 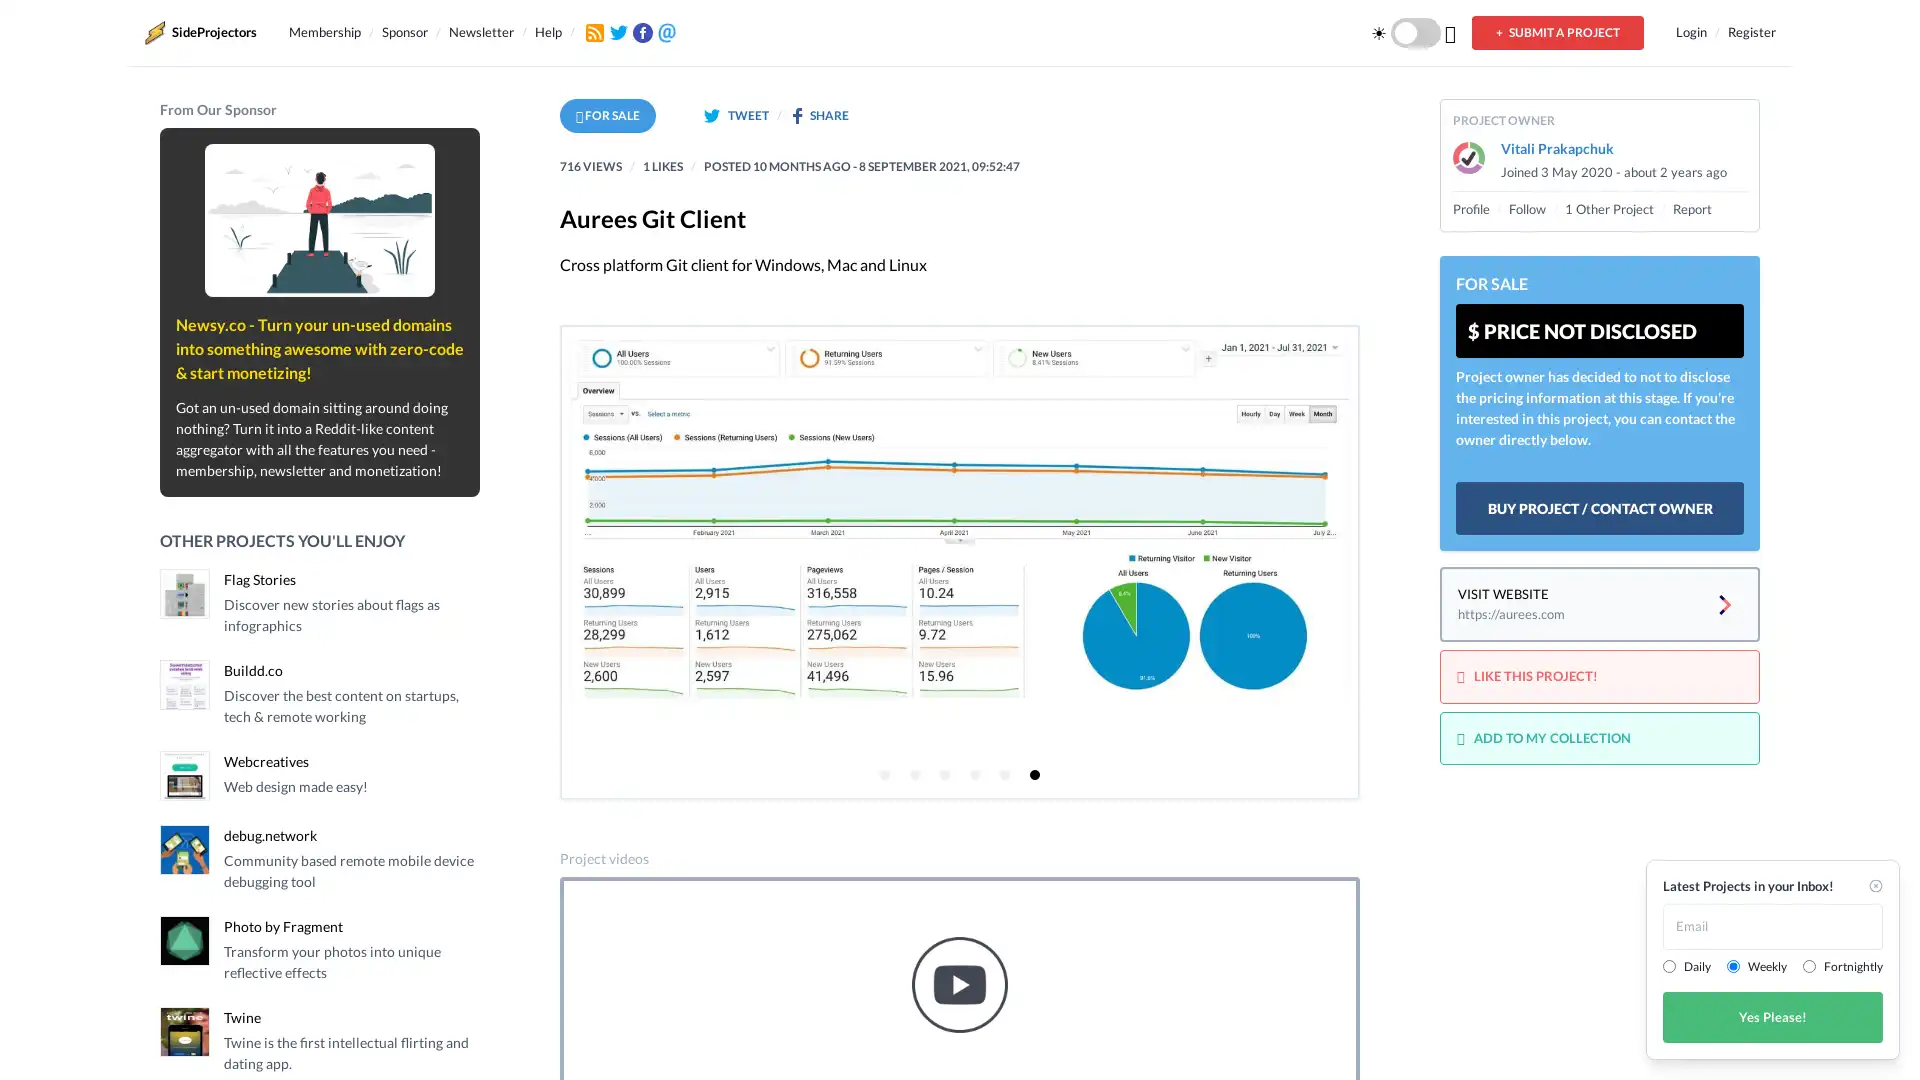 What do you see at coordinates (1598, 675) in the screenshot?
I see `LIKE THIS PROJECT!` at bounding box center [1598, 675].